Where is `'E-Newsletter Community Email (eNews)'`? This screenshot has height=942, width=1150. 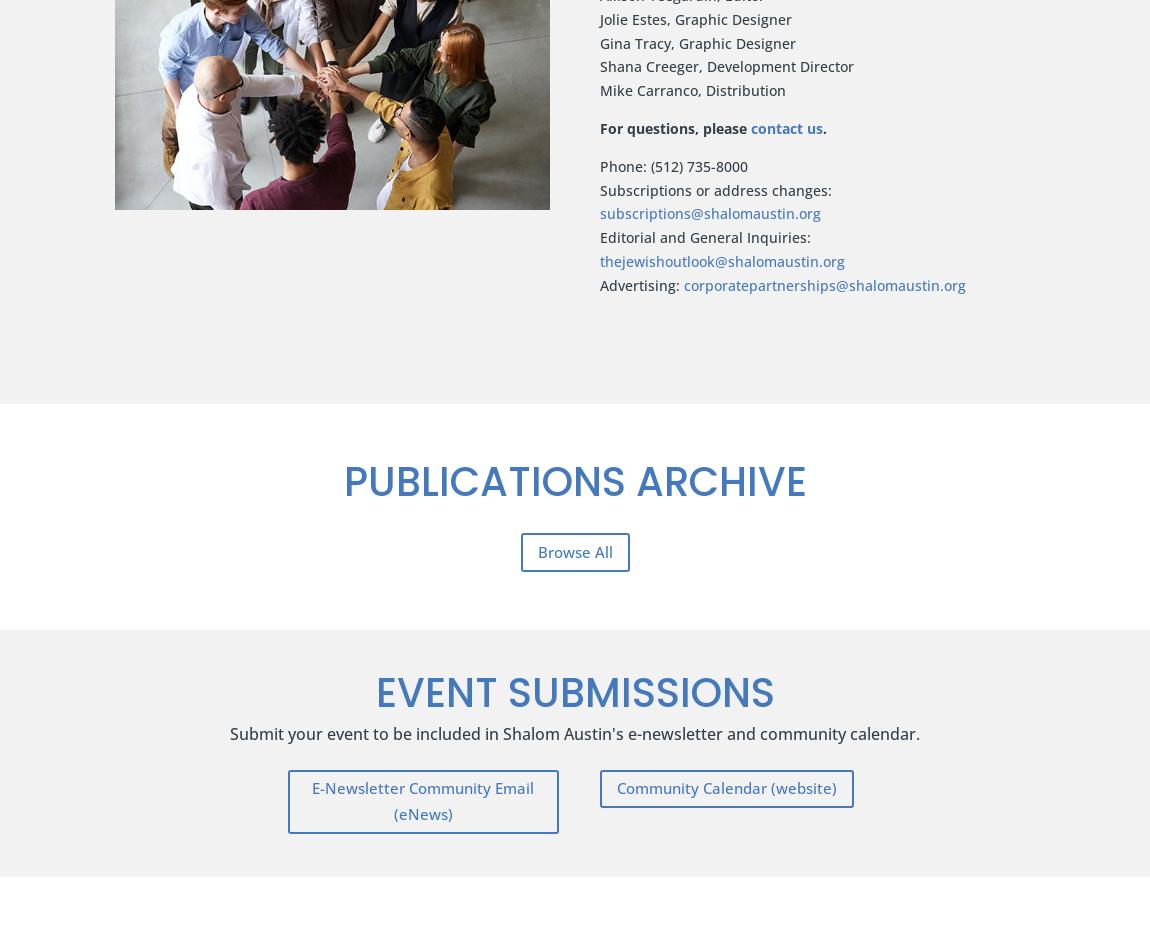 'E-Newsletter Community Email (eNews)' is located at coordinates (422, 800).